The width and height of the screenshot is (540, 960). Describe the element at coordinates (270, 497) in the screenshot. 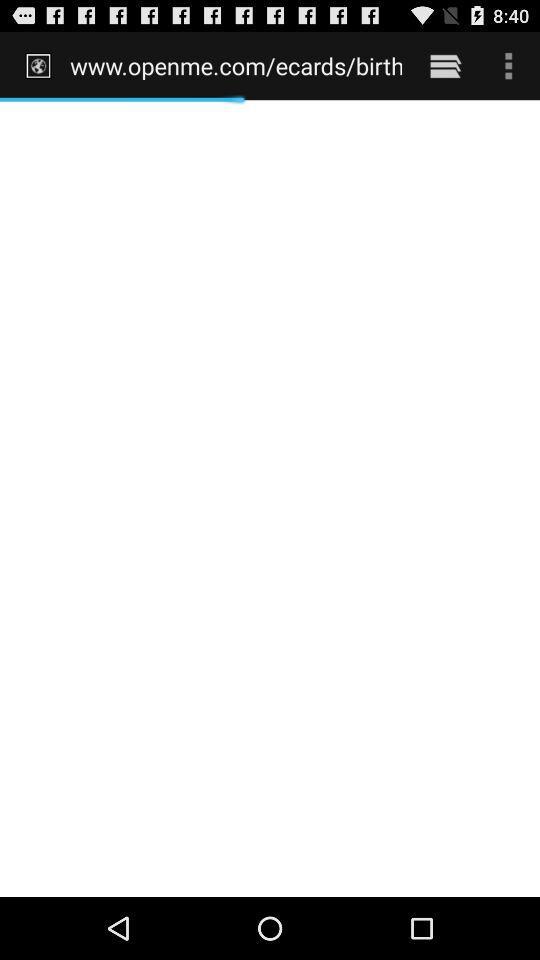

I see `icon below the www openme com` at that location.